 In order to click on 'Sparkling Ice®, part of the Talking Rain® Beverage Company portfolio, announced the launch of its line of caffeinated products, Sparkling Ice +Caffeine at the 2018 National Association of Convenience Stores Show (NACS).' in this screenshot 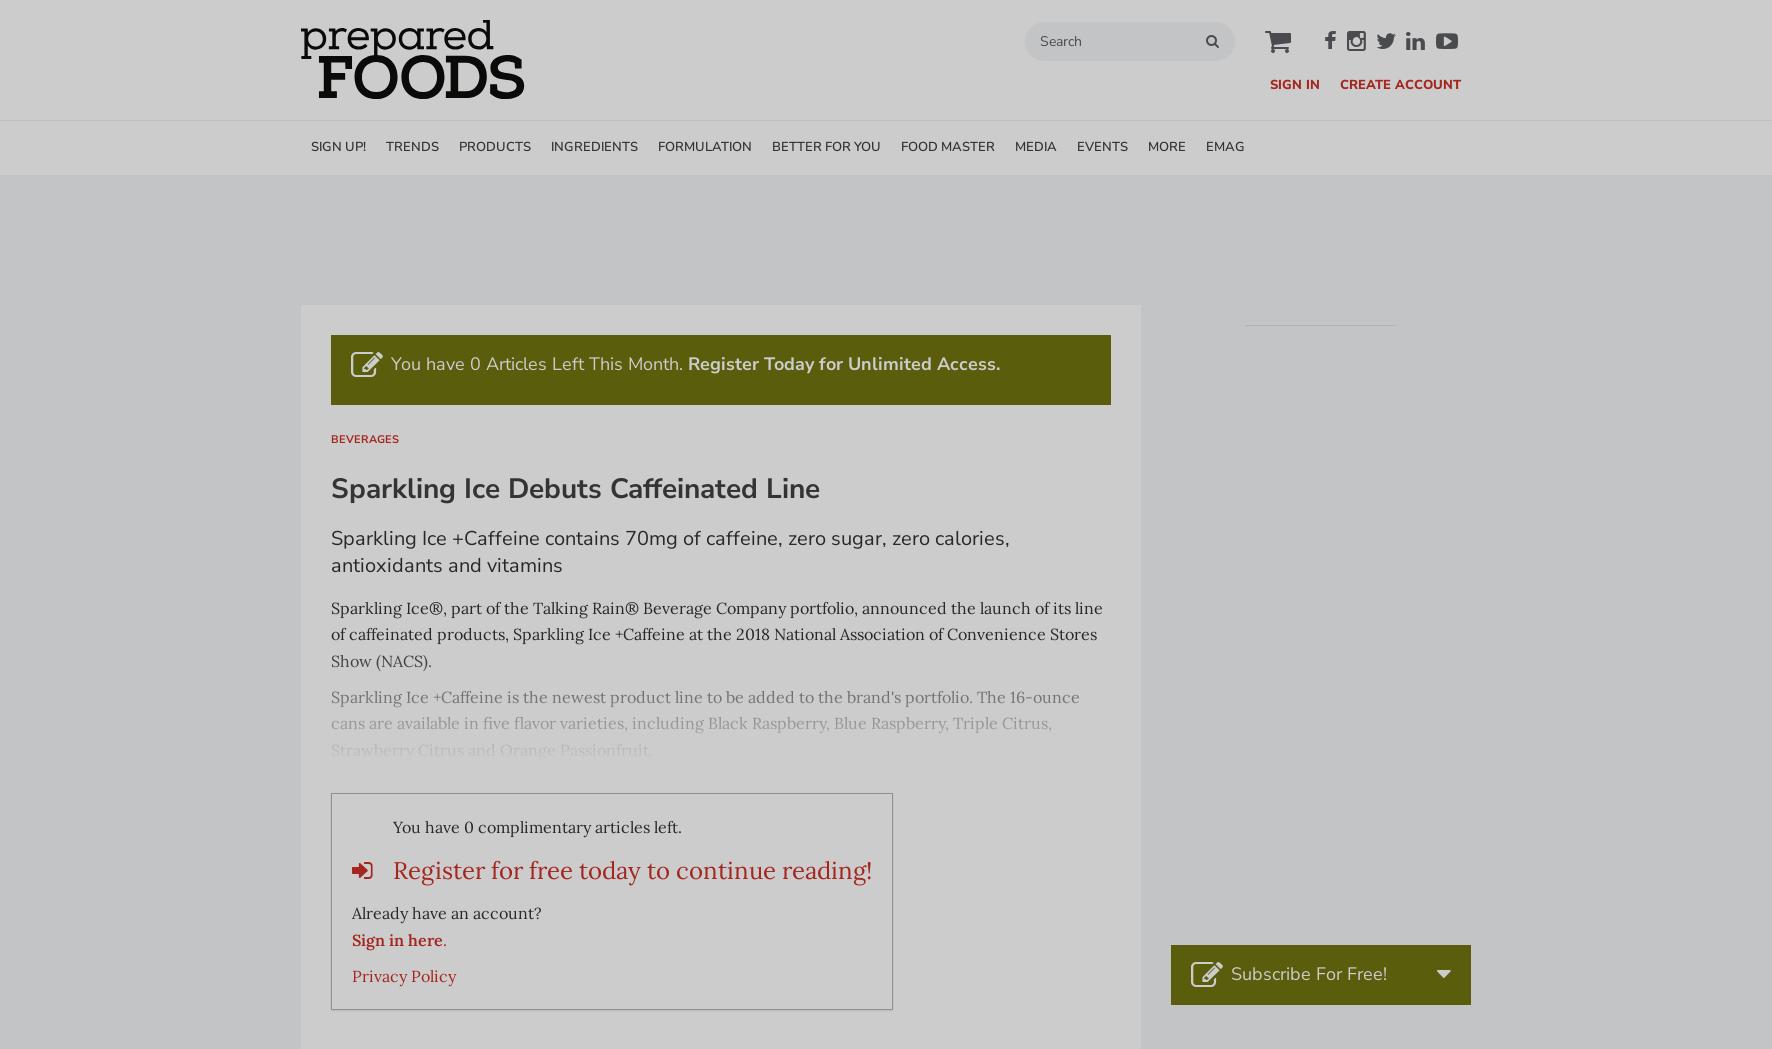, I will do `click(715, 633)`.